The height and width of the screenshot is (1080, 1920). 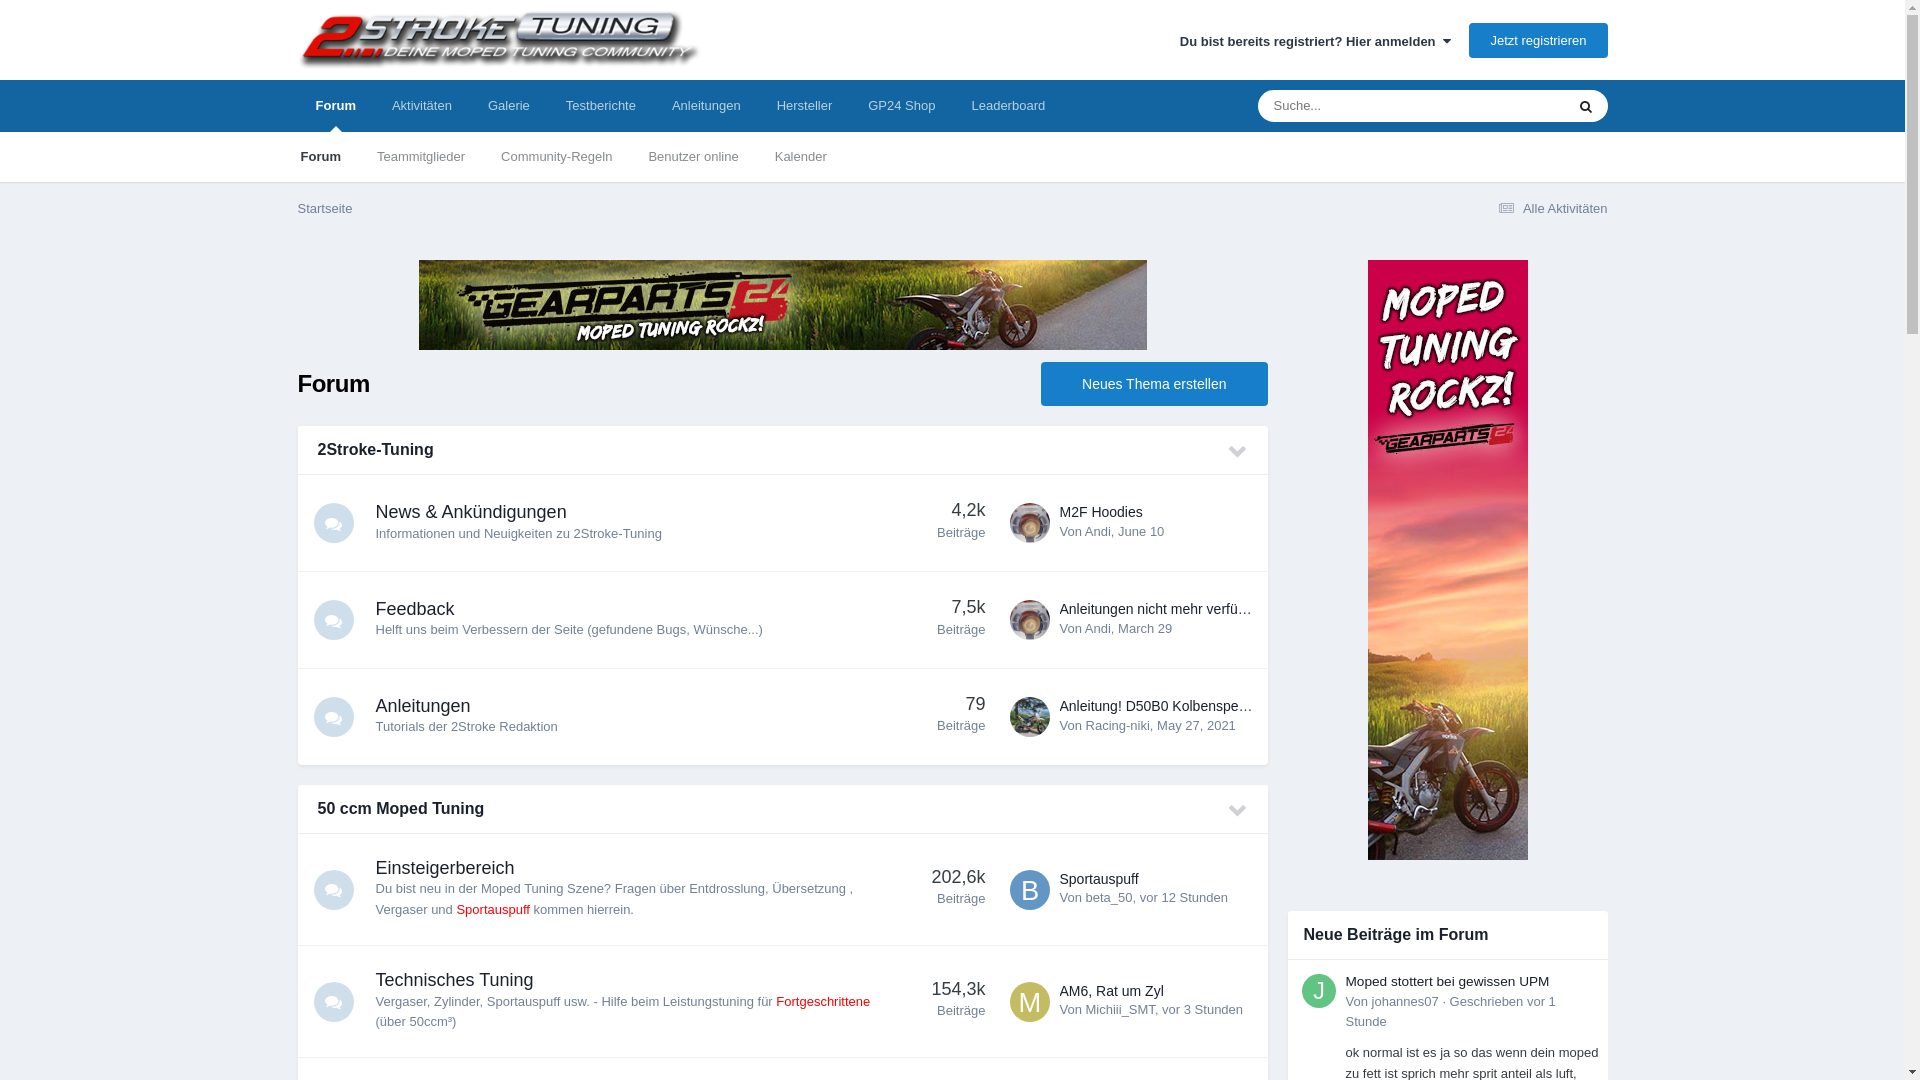 I want to click on 'Technisches Tuning', so click(x=375, y=978).